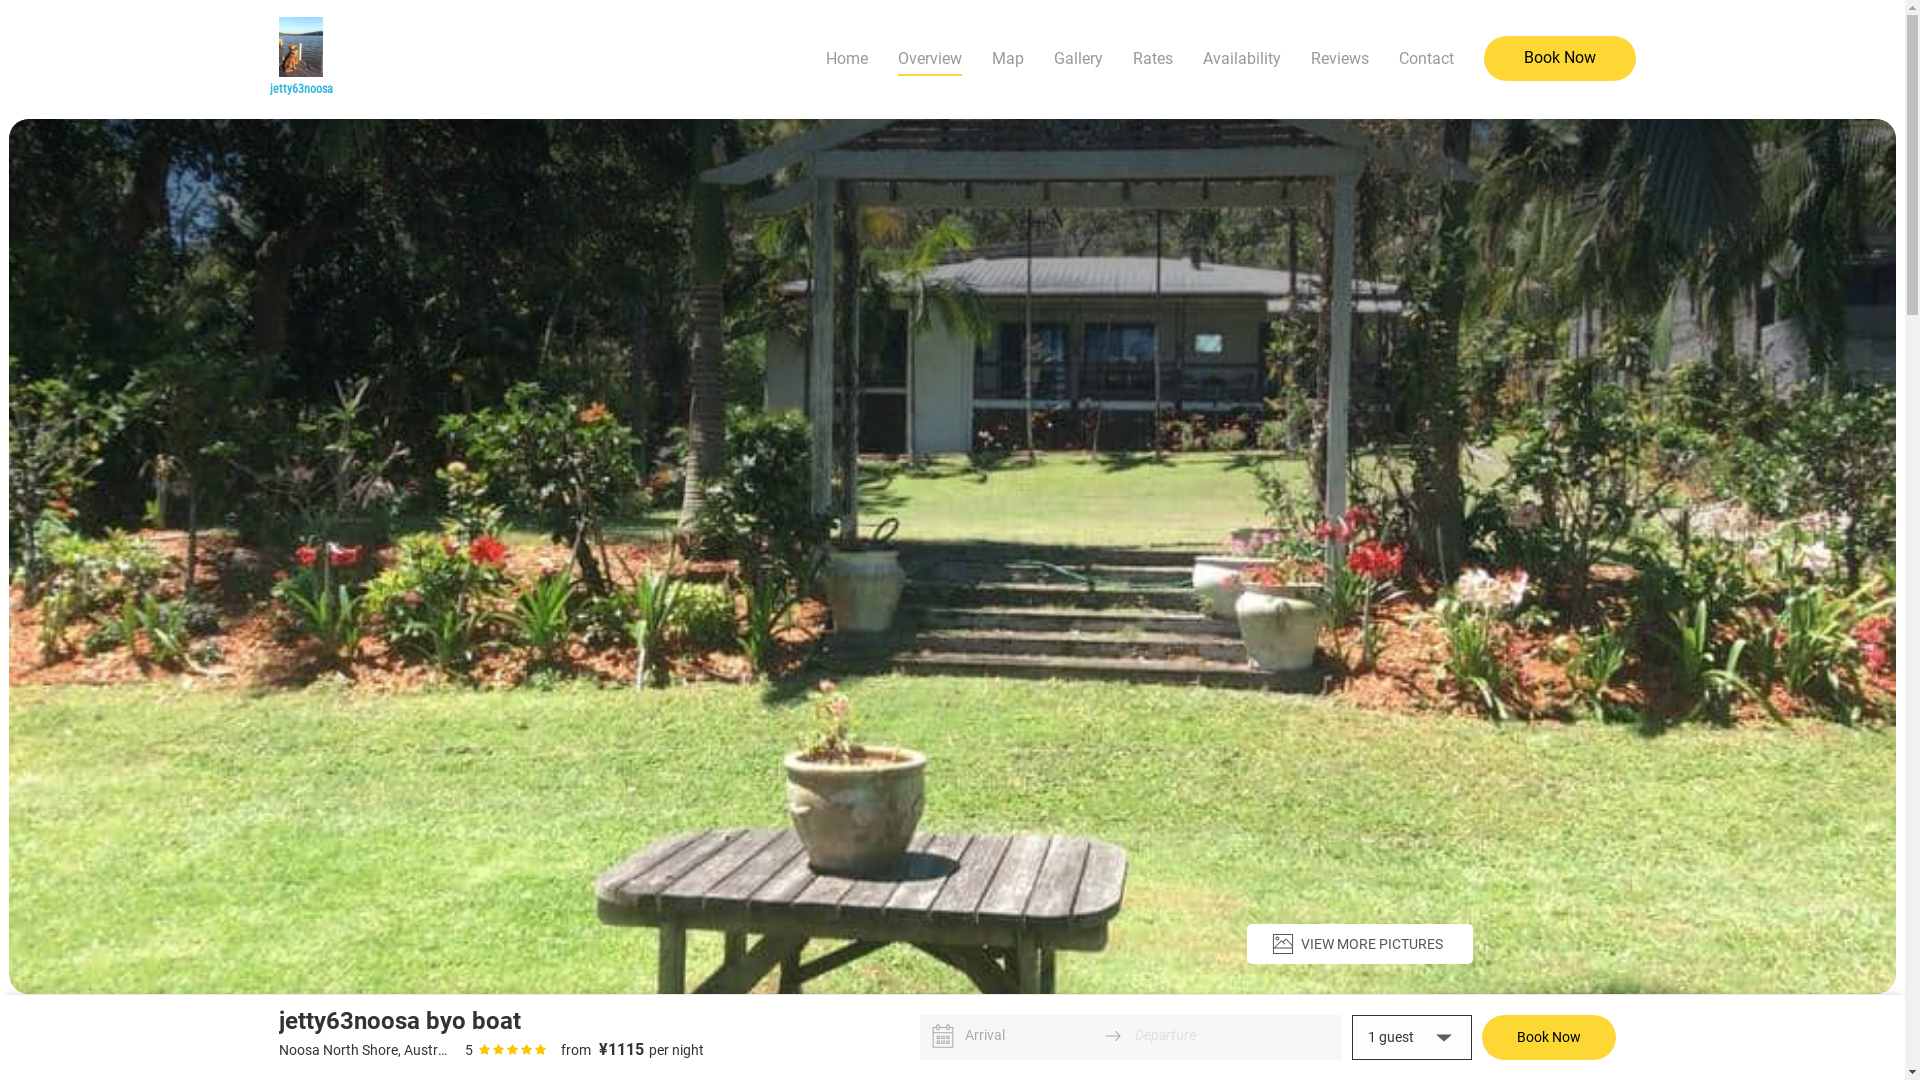  Describe the element at coordinates (1483, 57) in the screenshot. I see `'Book Now'` at that location.